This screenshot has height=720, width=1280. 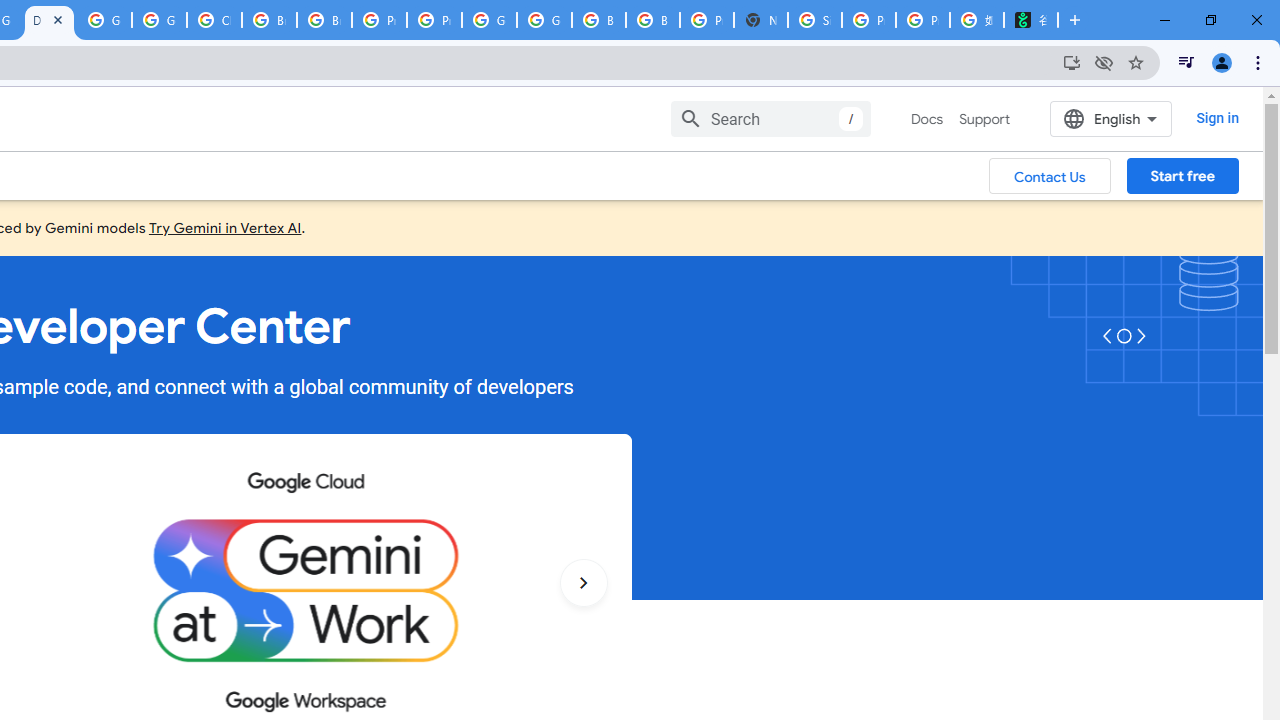 What do you see at coordinates (1182, 174) in the screenshot?
I see `'Start free'` at bounding box center [1182, 174].